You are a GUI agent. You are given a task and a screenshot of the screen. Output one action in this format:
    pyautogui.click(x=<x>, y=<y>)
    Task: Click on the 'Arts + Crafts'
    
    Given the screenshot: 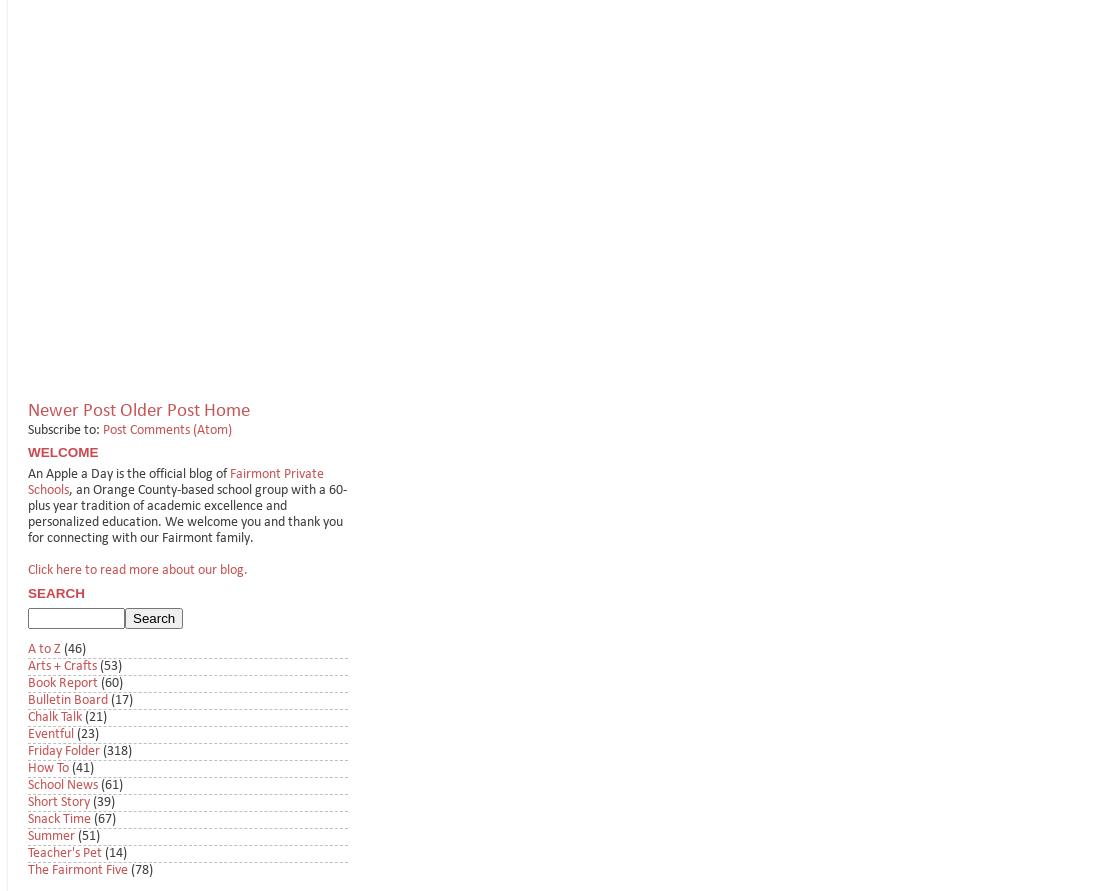 What is the action you would take?
    pyautogui.click(x=61, y=665)
    